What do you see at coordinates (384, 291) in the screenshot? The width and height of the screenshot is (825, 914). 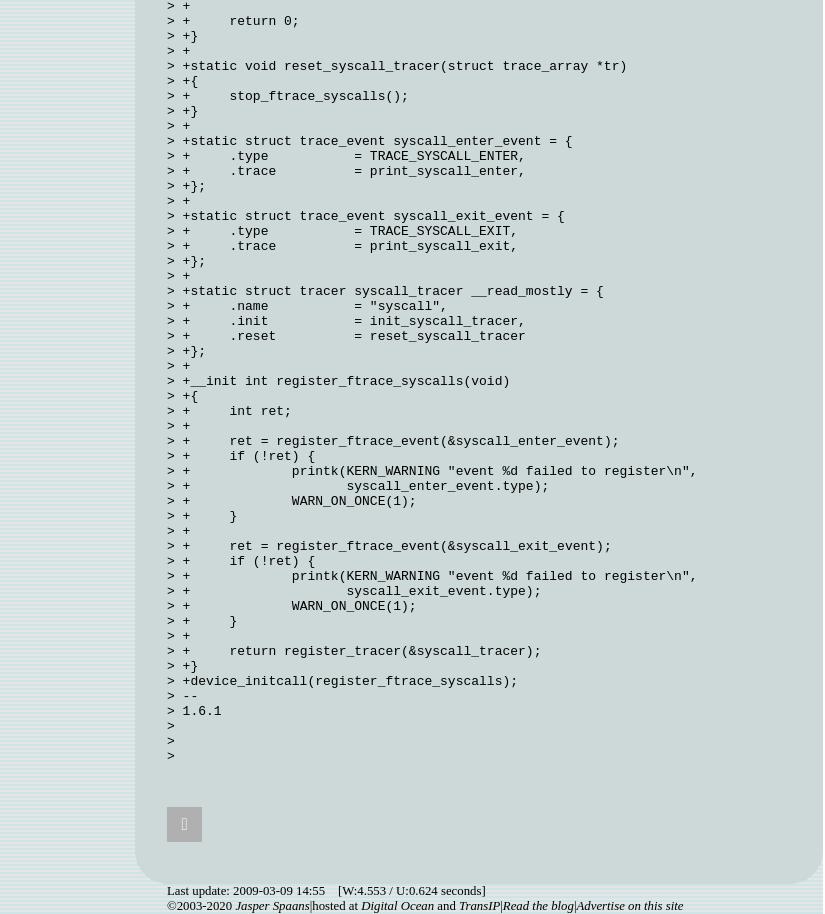 I see `'> +static struct tracer syscall_tracer __read_mostly = {'` at bounding box center [384, 291].